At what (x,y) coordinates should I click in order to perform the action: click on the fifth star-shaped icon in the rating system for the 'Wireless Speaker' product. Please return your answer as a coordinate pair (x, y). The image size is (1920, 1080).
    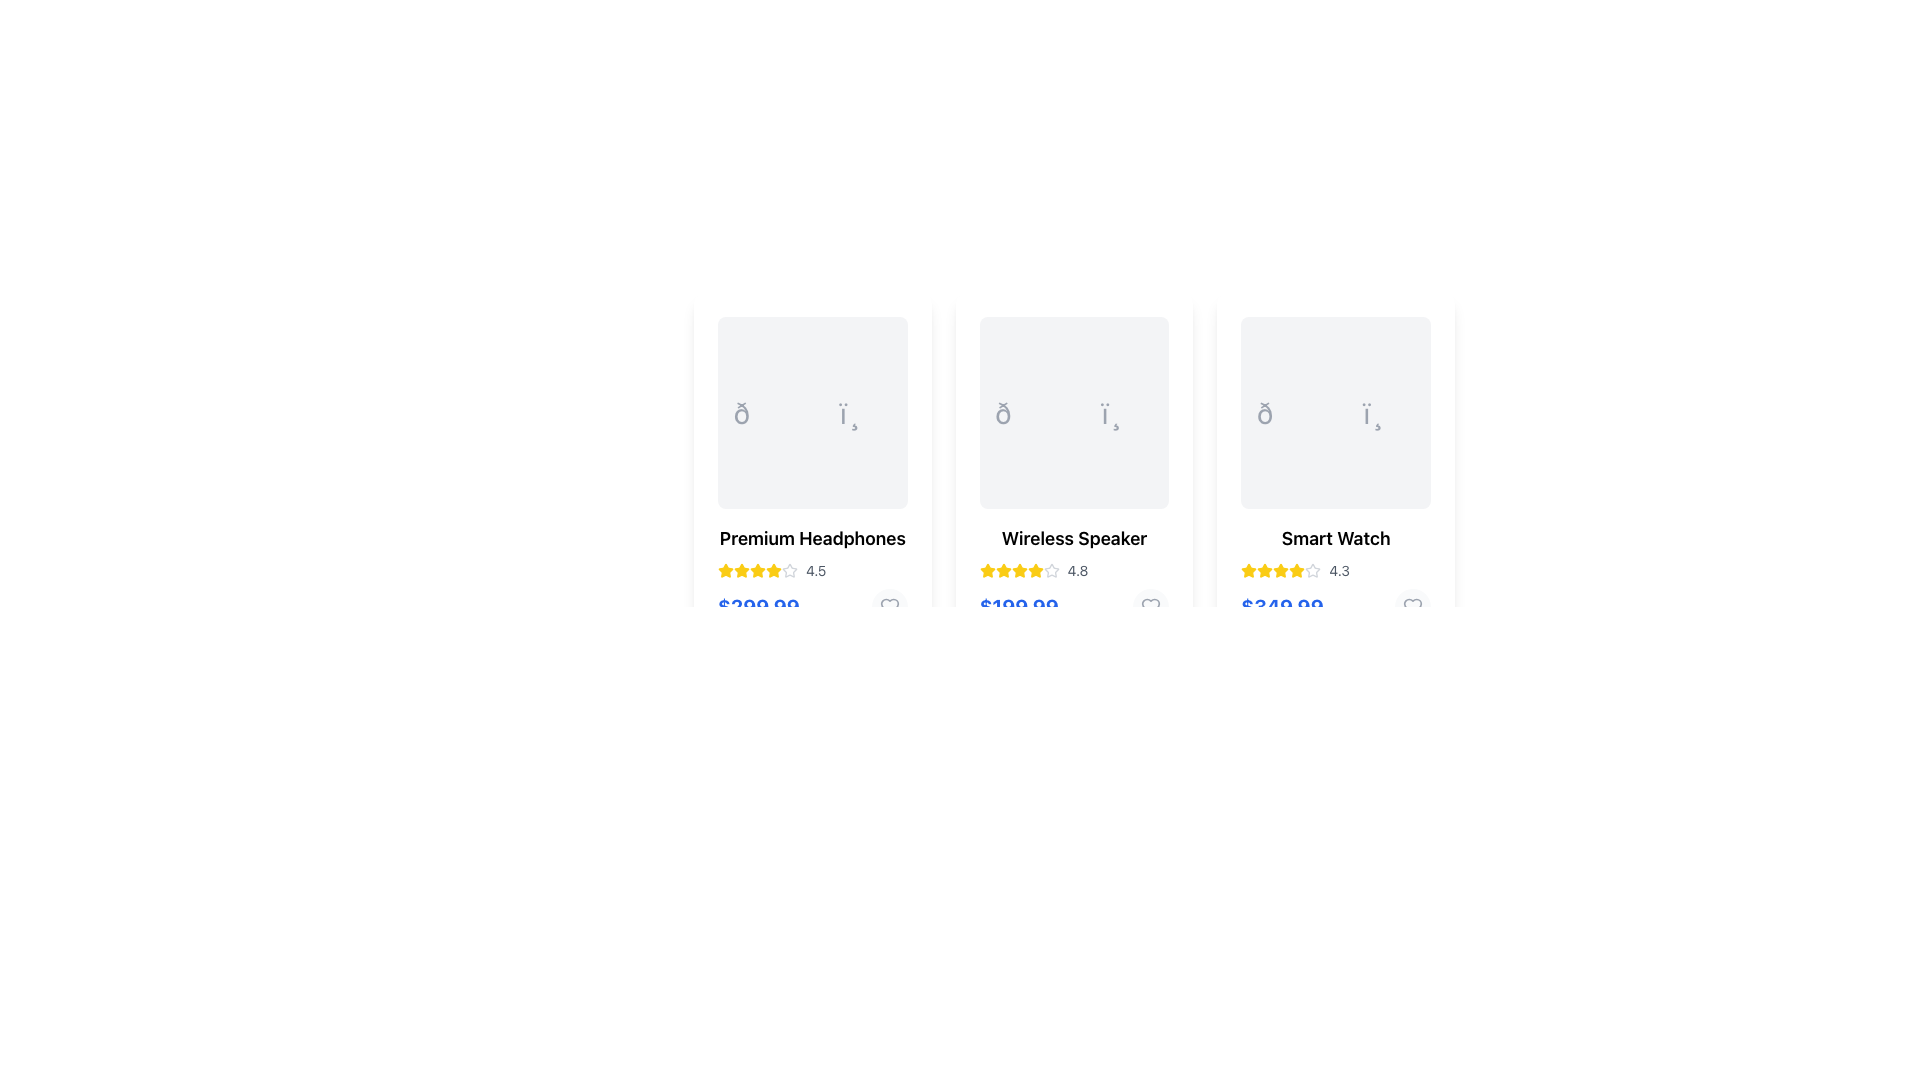
    Looking at the image, I should click on (1050, 570).